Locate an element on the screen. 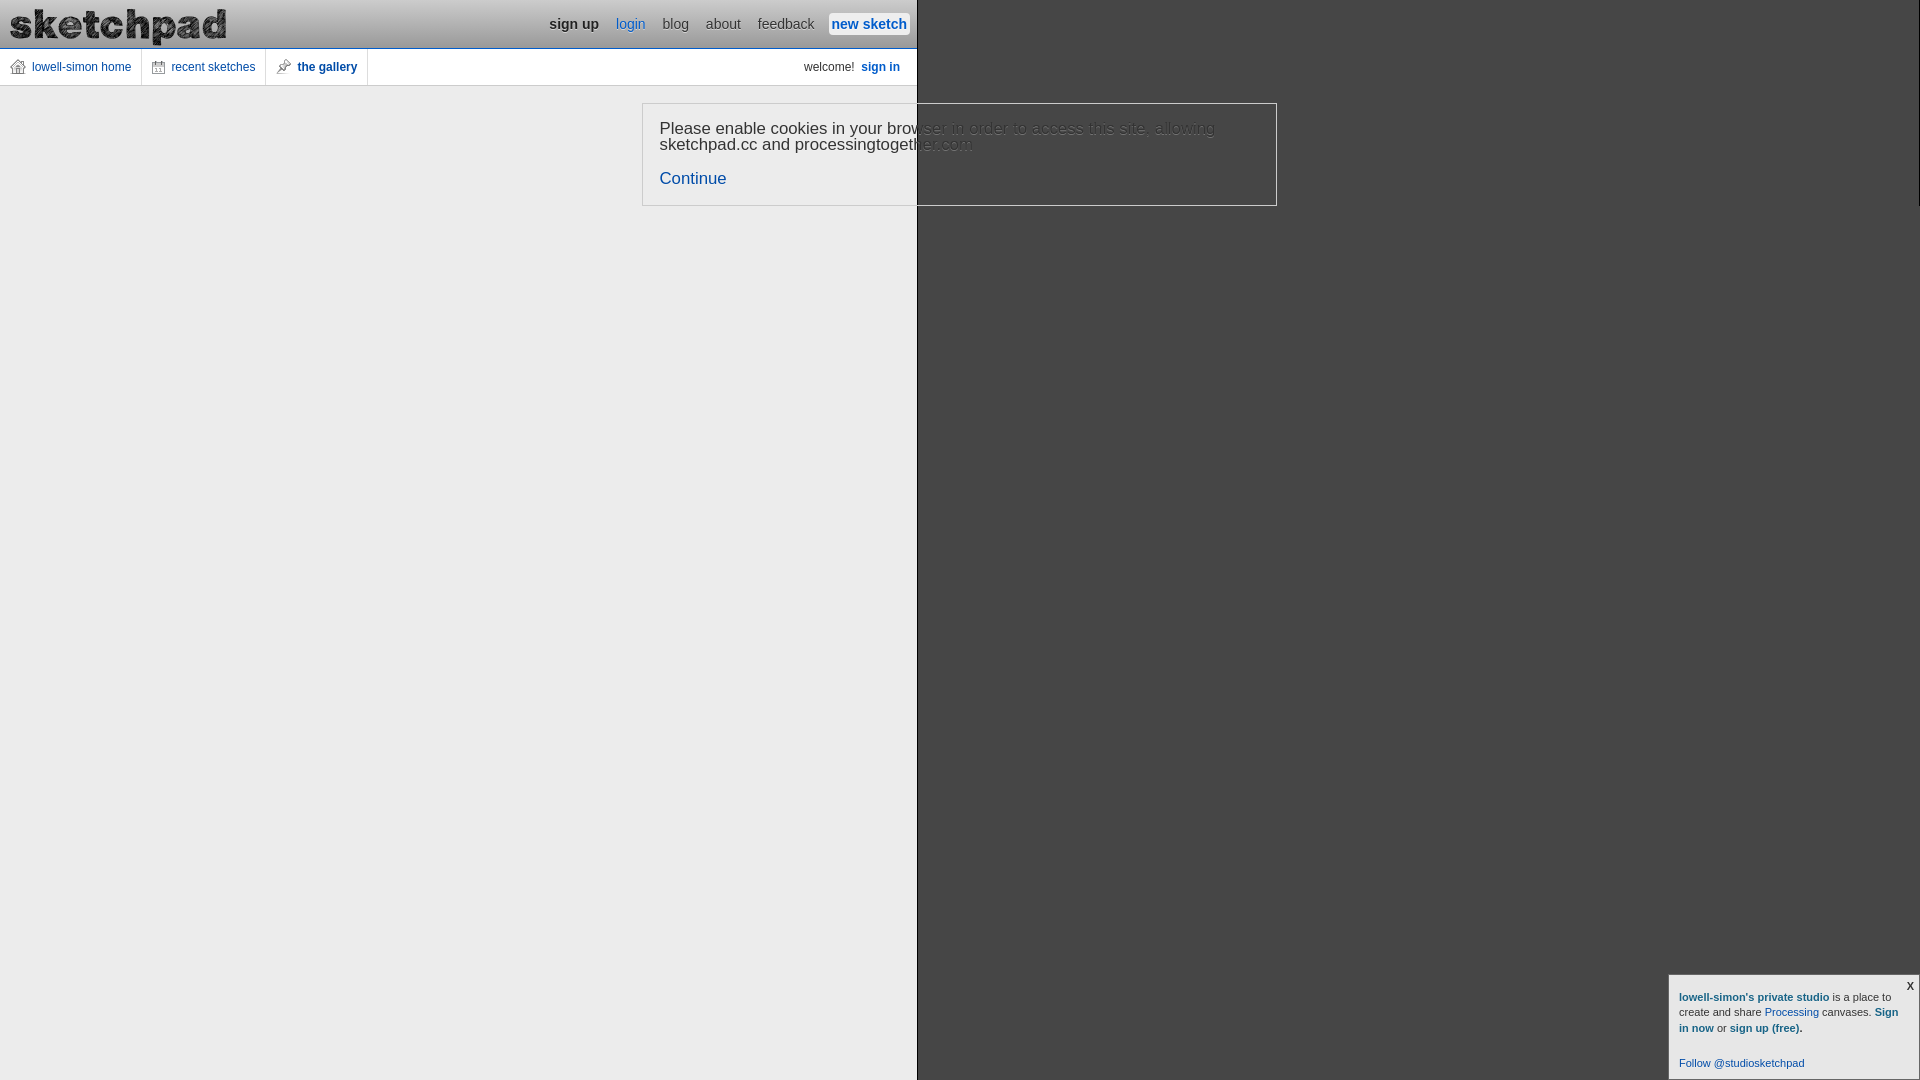  'Continue' is located at coordinates (693, 177).